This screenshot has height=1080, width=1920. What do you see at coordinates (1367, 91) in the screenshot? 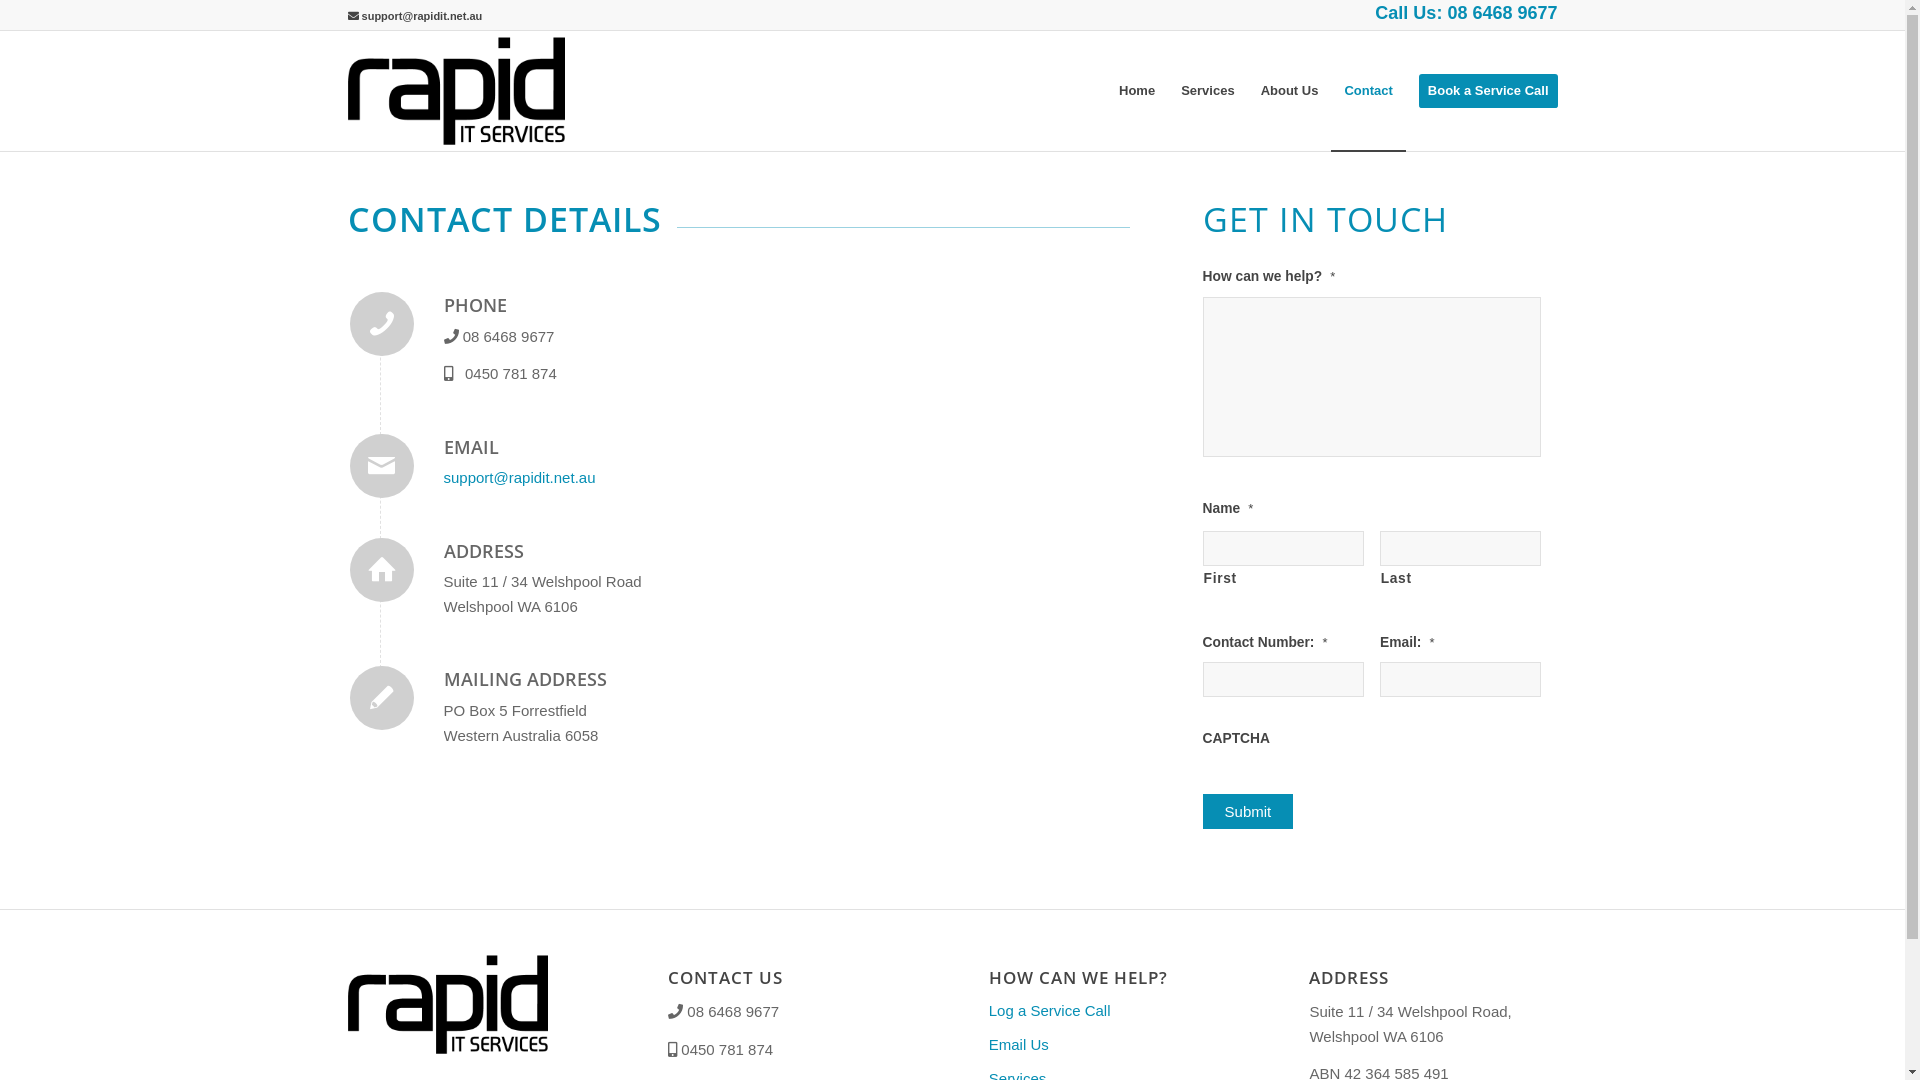
I see `'Contact'` at bounding box center [1367, 91].